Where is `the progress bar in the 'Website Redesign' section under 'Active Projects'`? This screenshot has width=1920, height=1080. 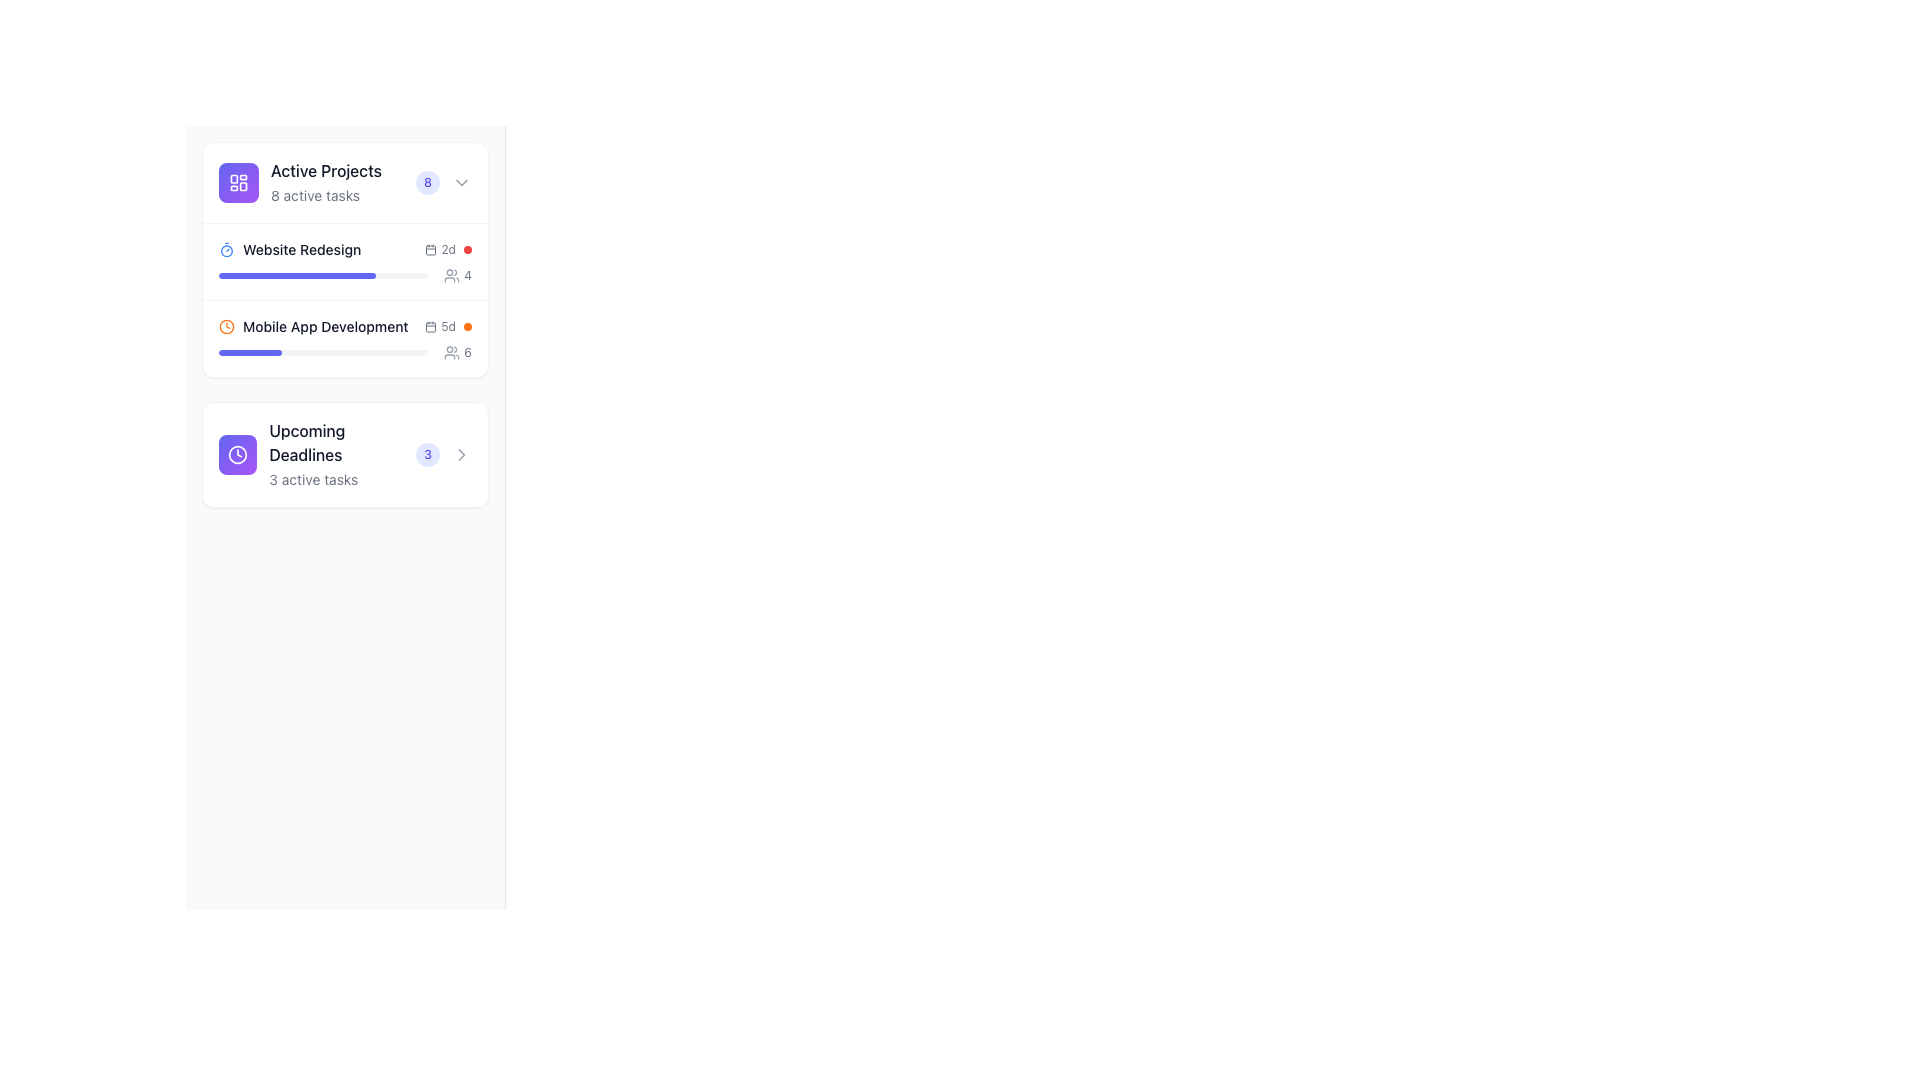 the progress bar in the 'Website Redesign' section under 'Active Projects' is located at coordinates (323, 276).